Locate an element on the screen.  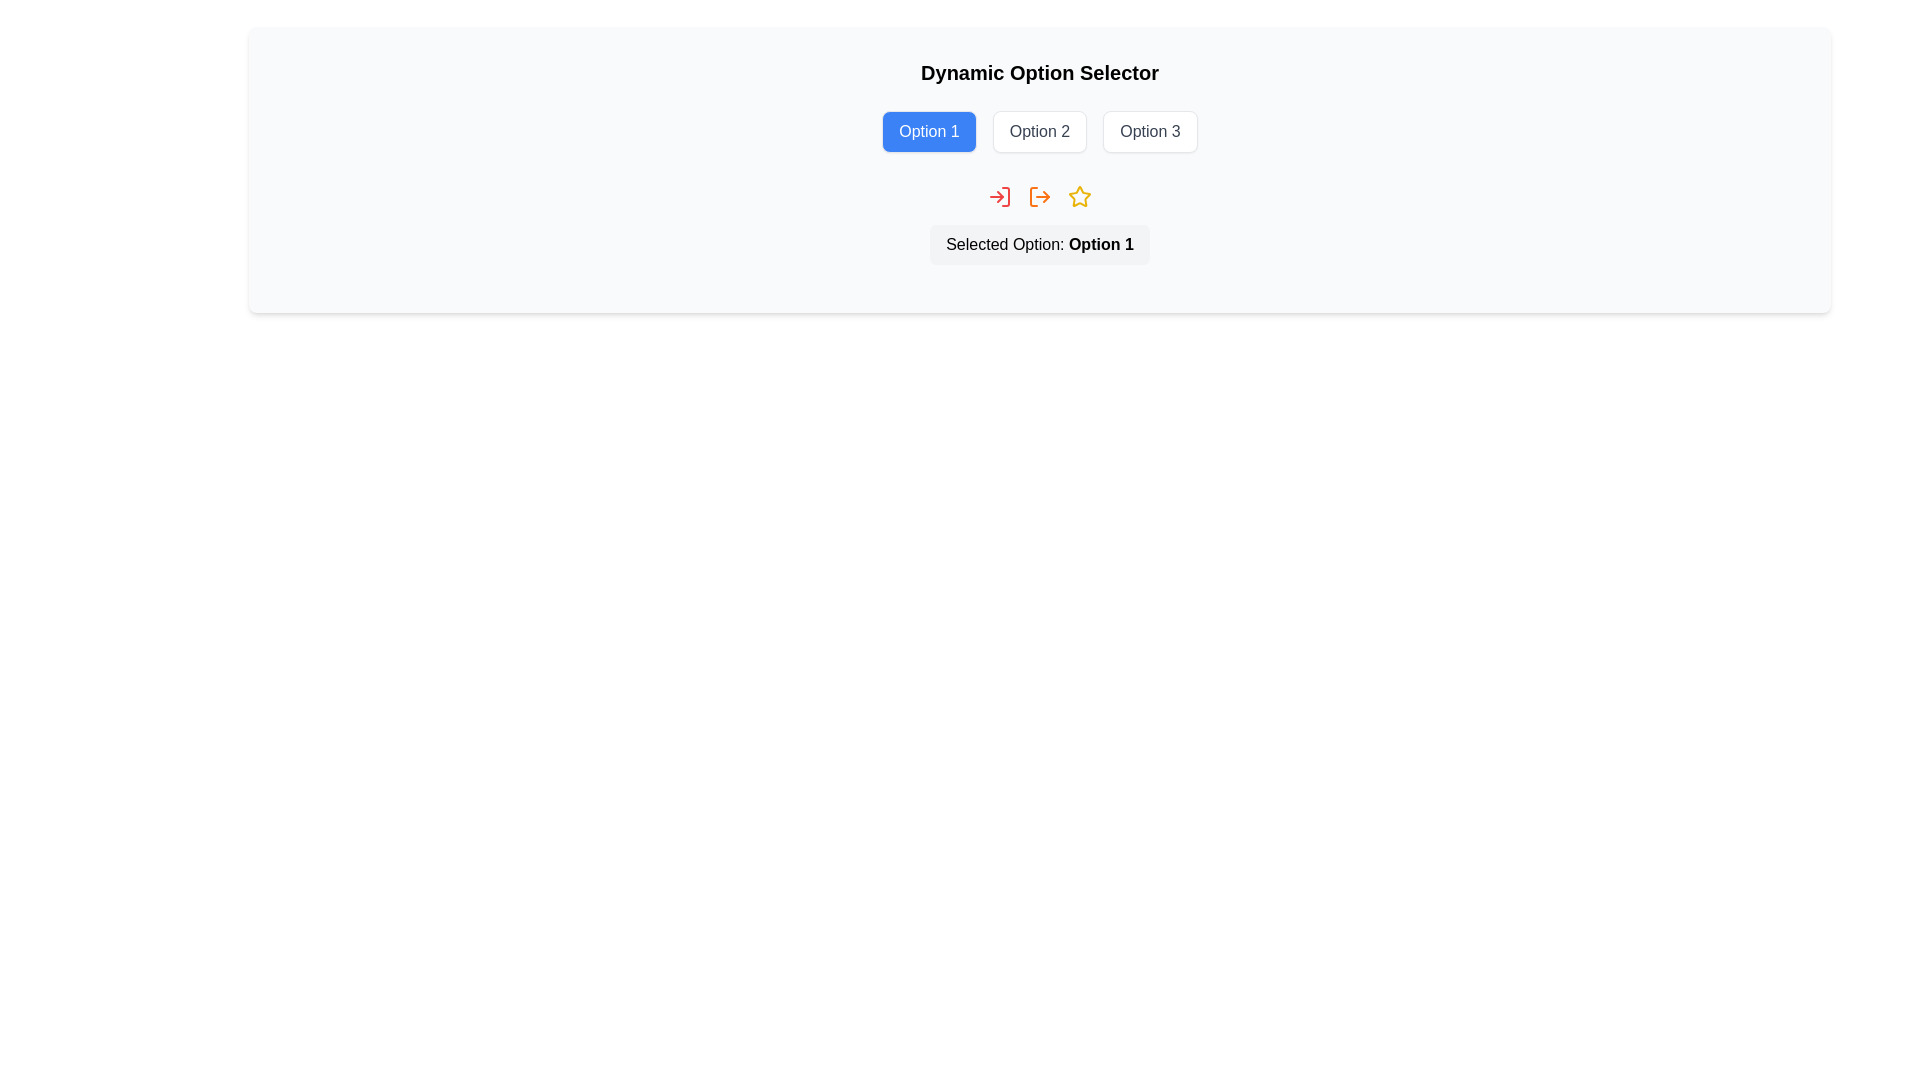
the rectangular button labeled 'Option 3' with a white background and gray text is located at coordinates (1150, 131).